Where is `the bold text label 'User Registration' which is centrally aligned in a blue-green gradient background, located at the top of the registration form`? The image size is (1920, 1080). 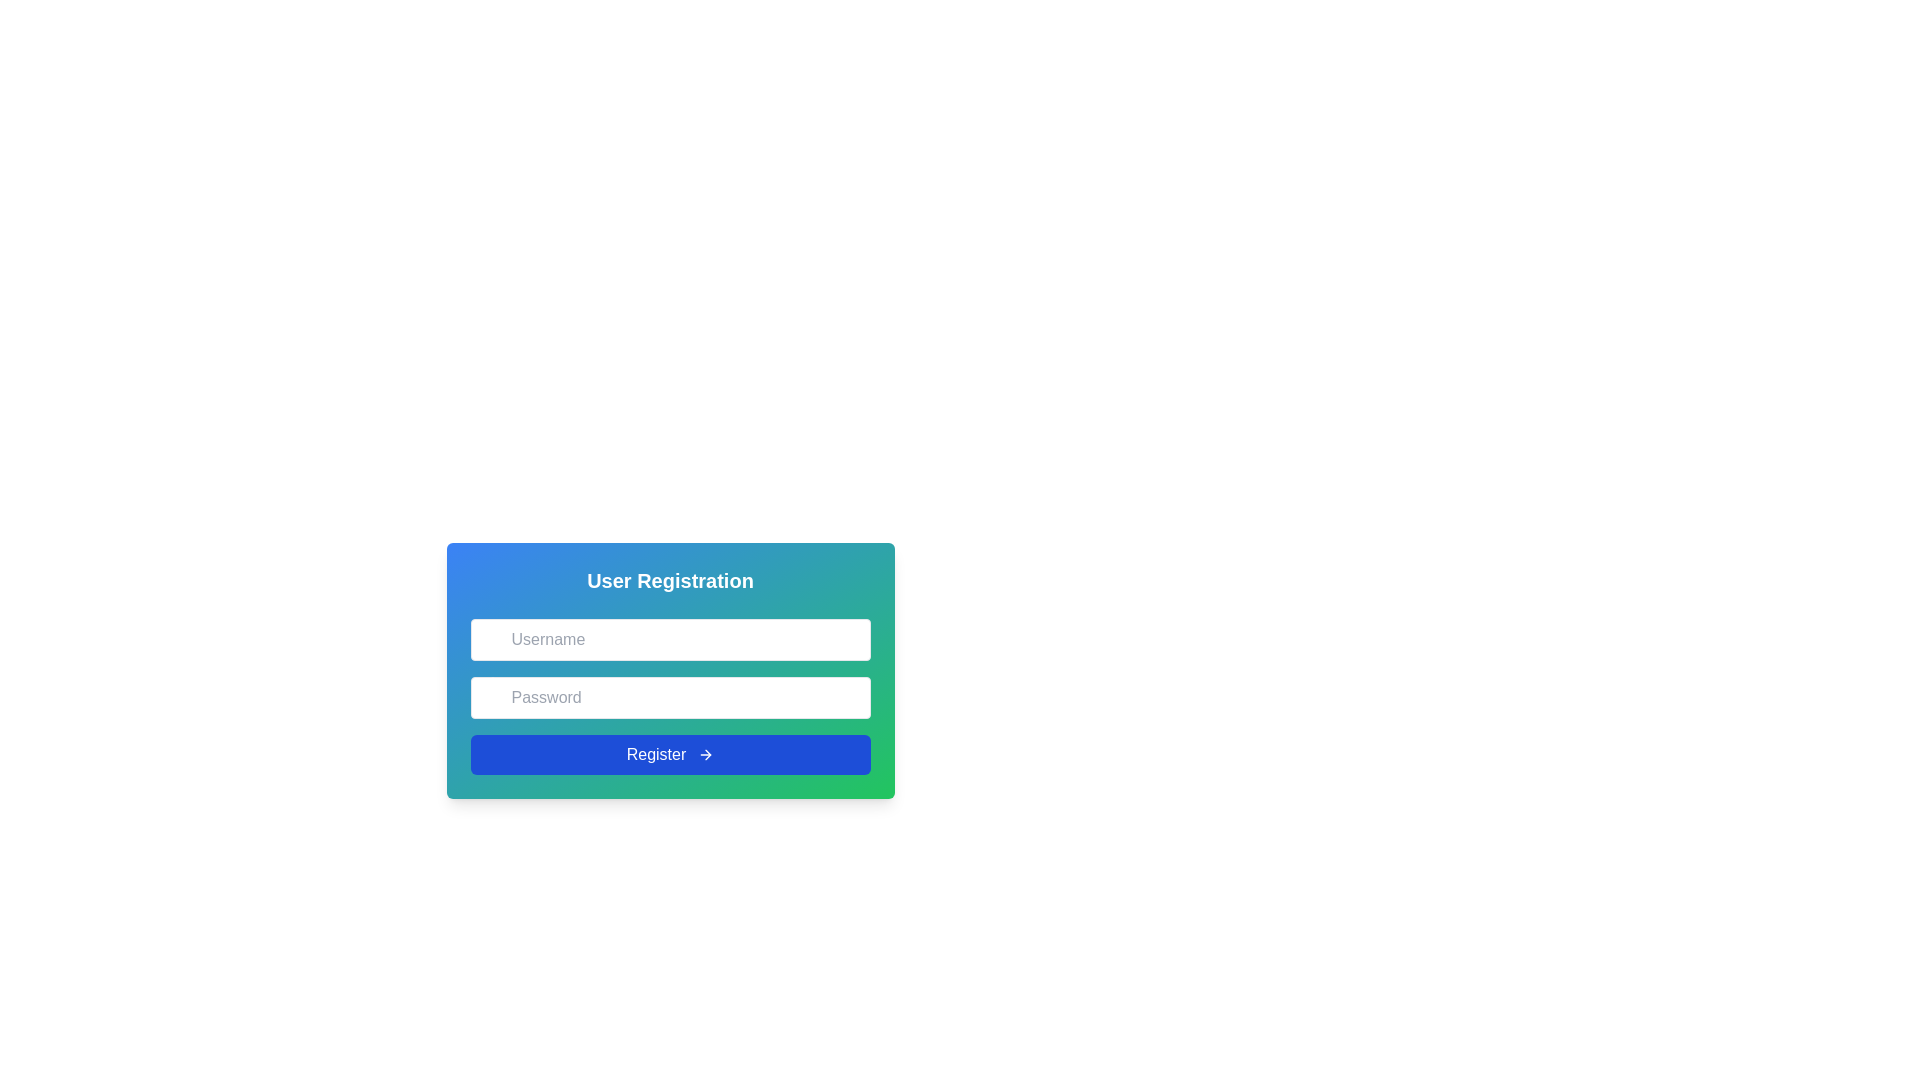 the bold text label 'User Registration' which is centrally aligned in a blue-green gradient background, located at the top of the registration form is located at coordinates (670, 581).